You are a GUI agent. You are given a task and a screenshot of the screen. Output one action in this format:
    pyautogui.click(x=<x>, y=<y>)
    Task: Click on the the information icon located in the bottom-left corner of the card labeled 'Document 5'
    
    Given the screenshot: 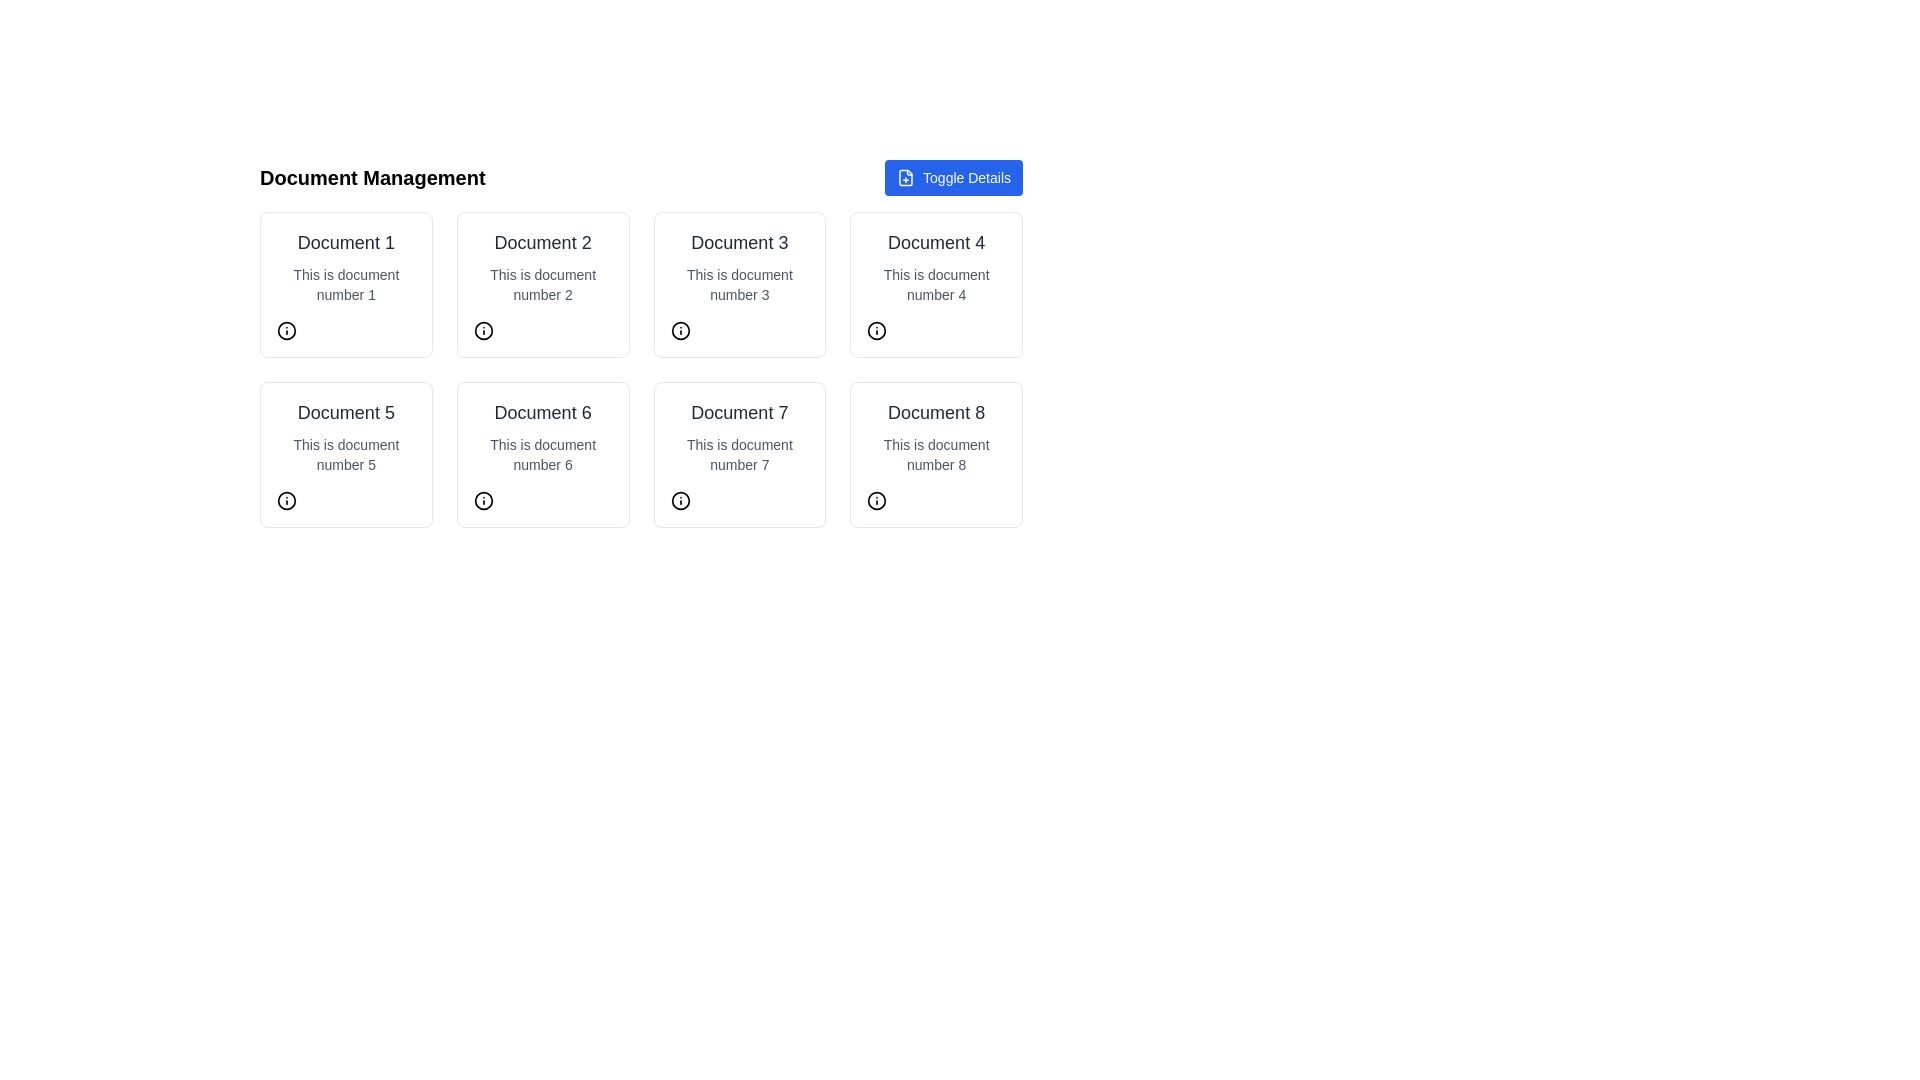 What is the action you would take?
    pyautogui.click(x=286, y=500)
    